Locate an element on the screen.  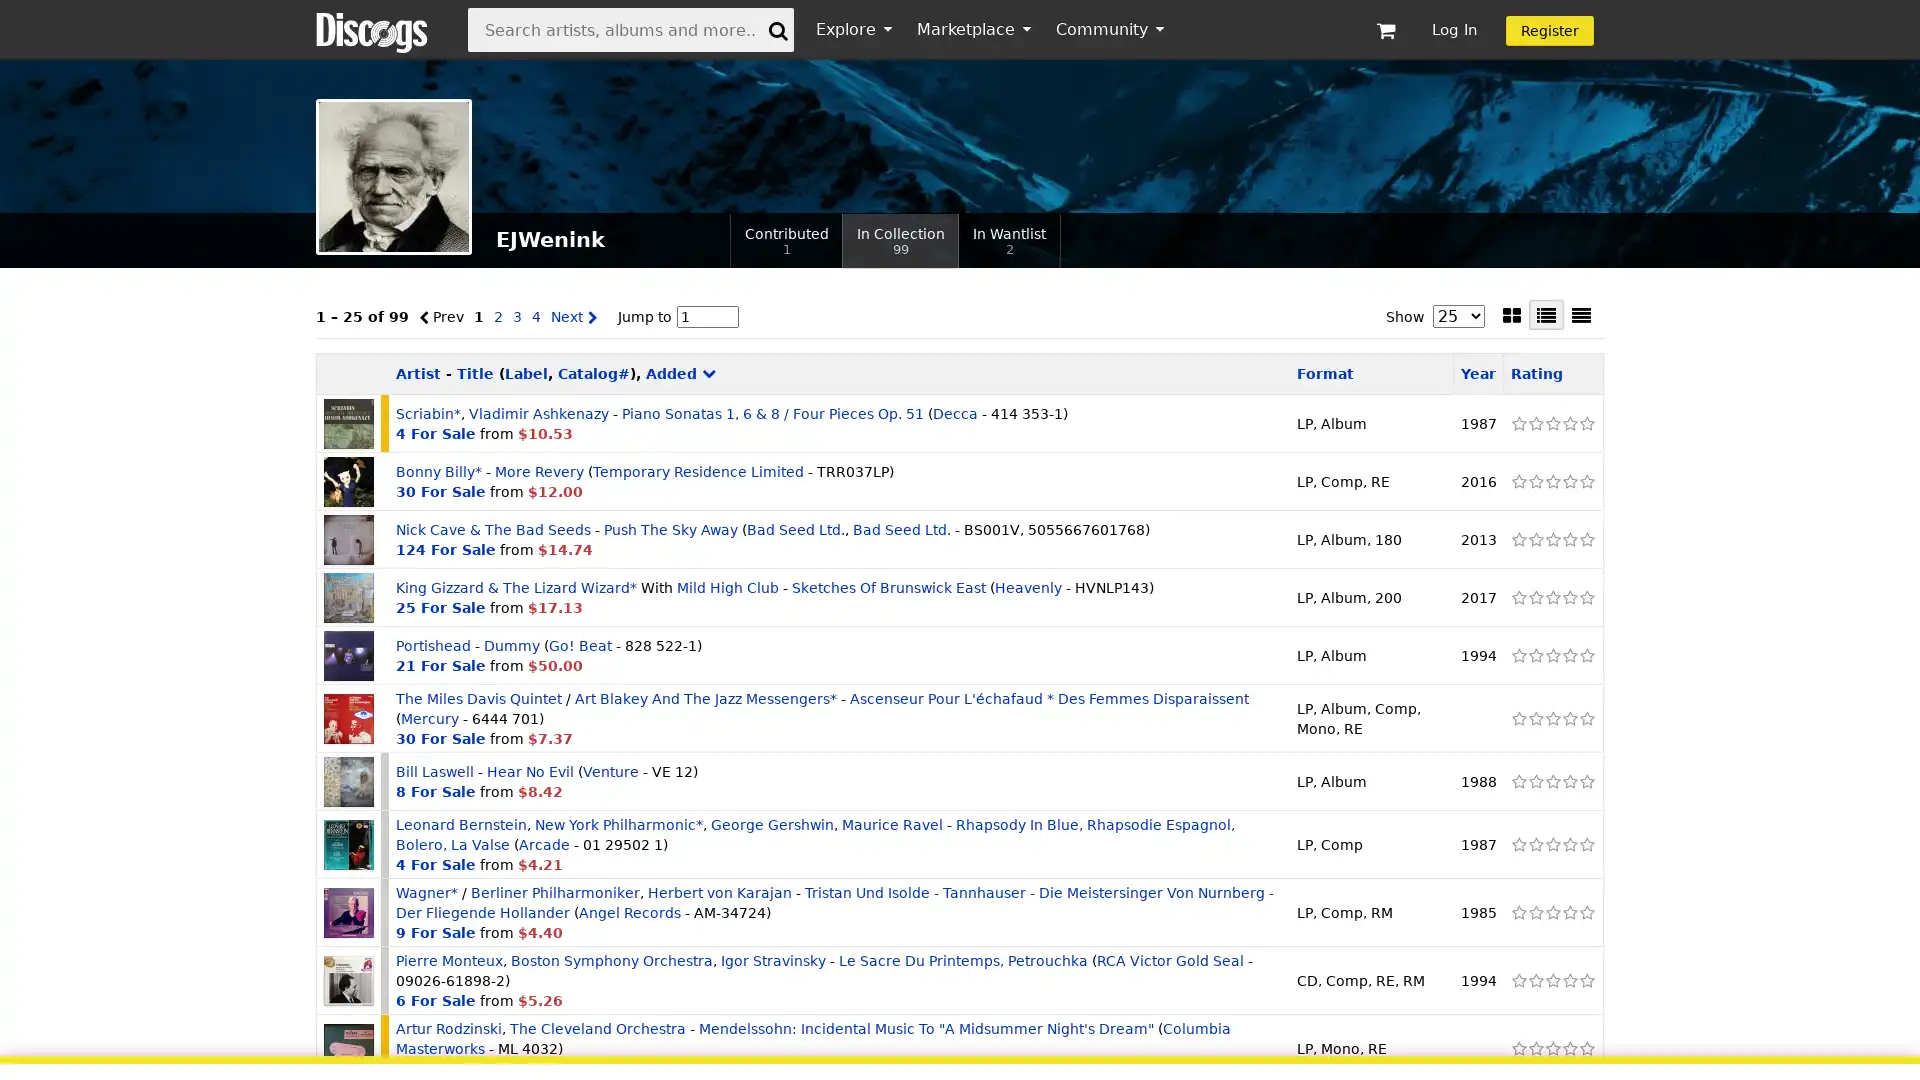
Rate this release 1 star. is located at coordinates (1518, 596).